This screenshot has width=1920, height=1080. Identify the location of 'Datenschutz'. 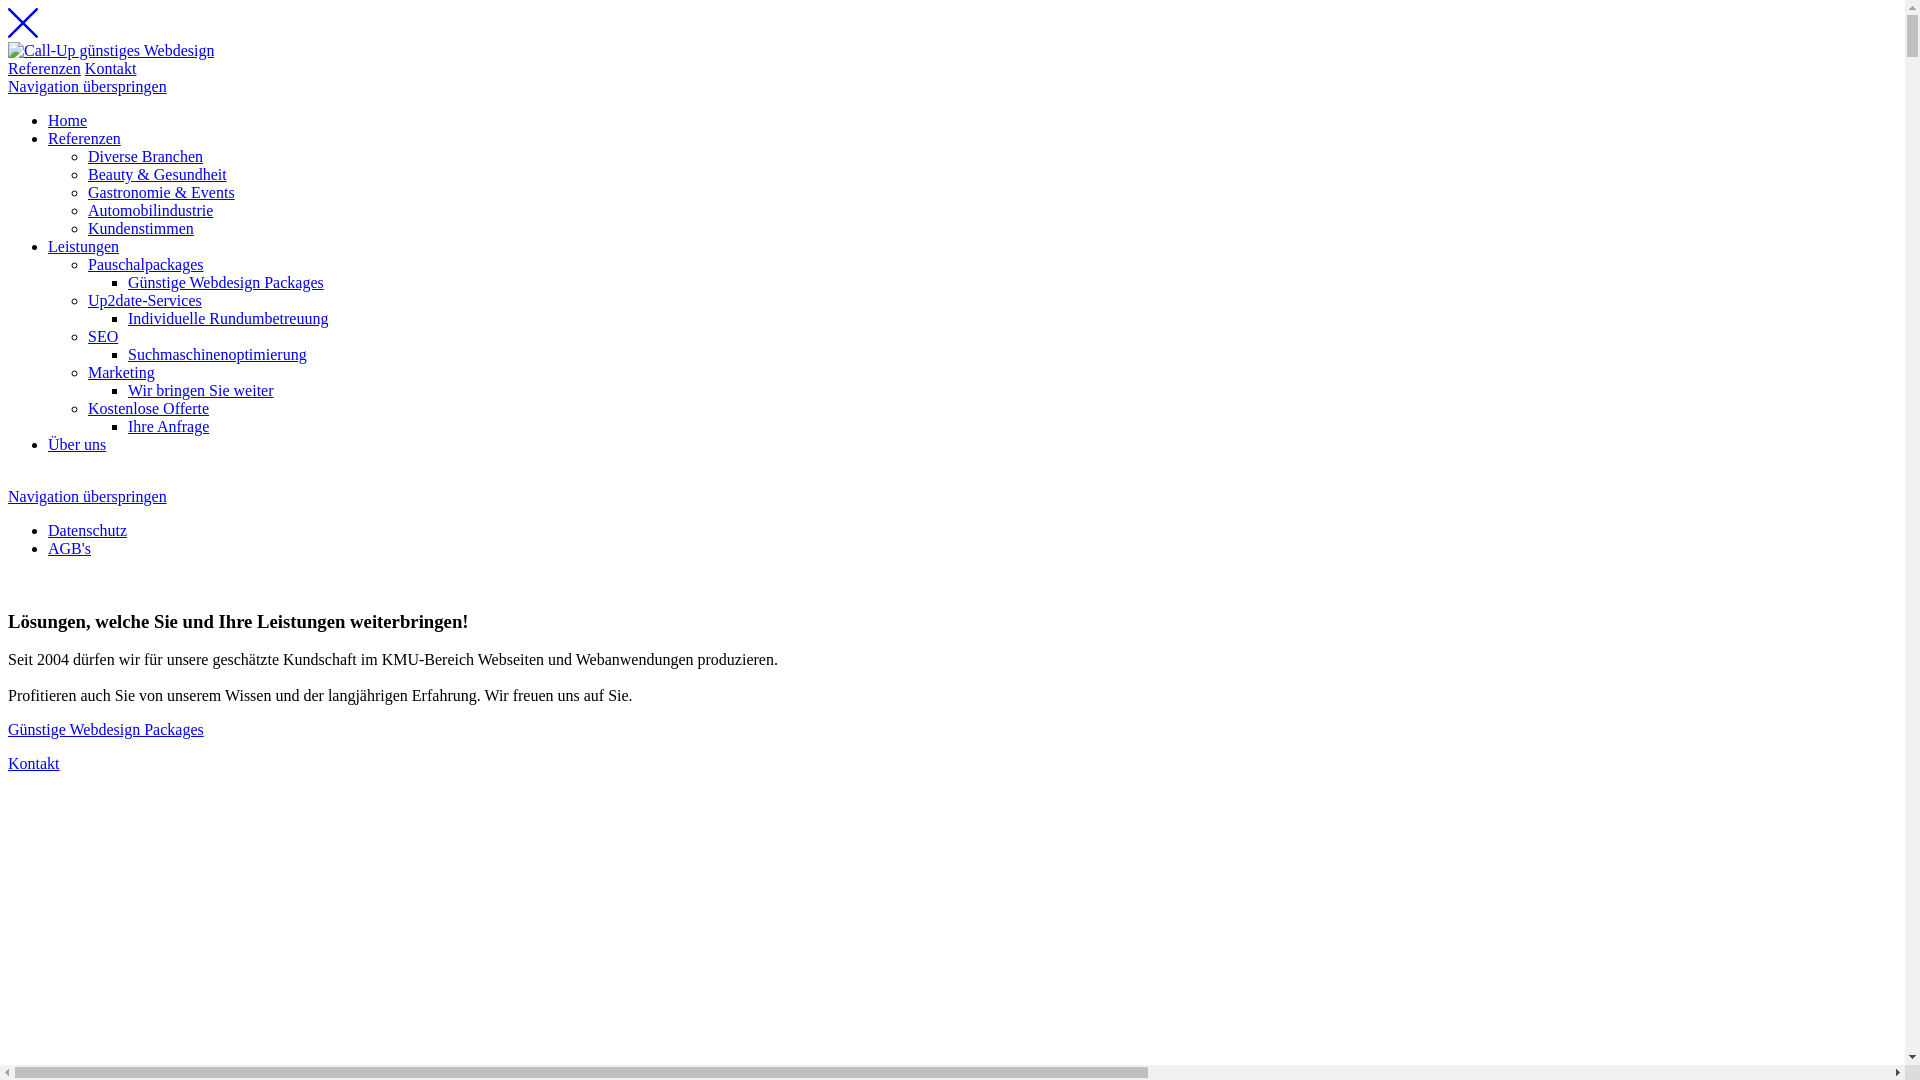
(48, 529).